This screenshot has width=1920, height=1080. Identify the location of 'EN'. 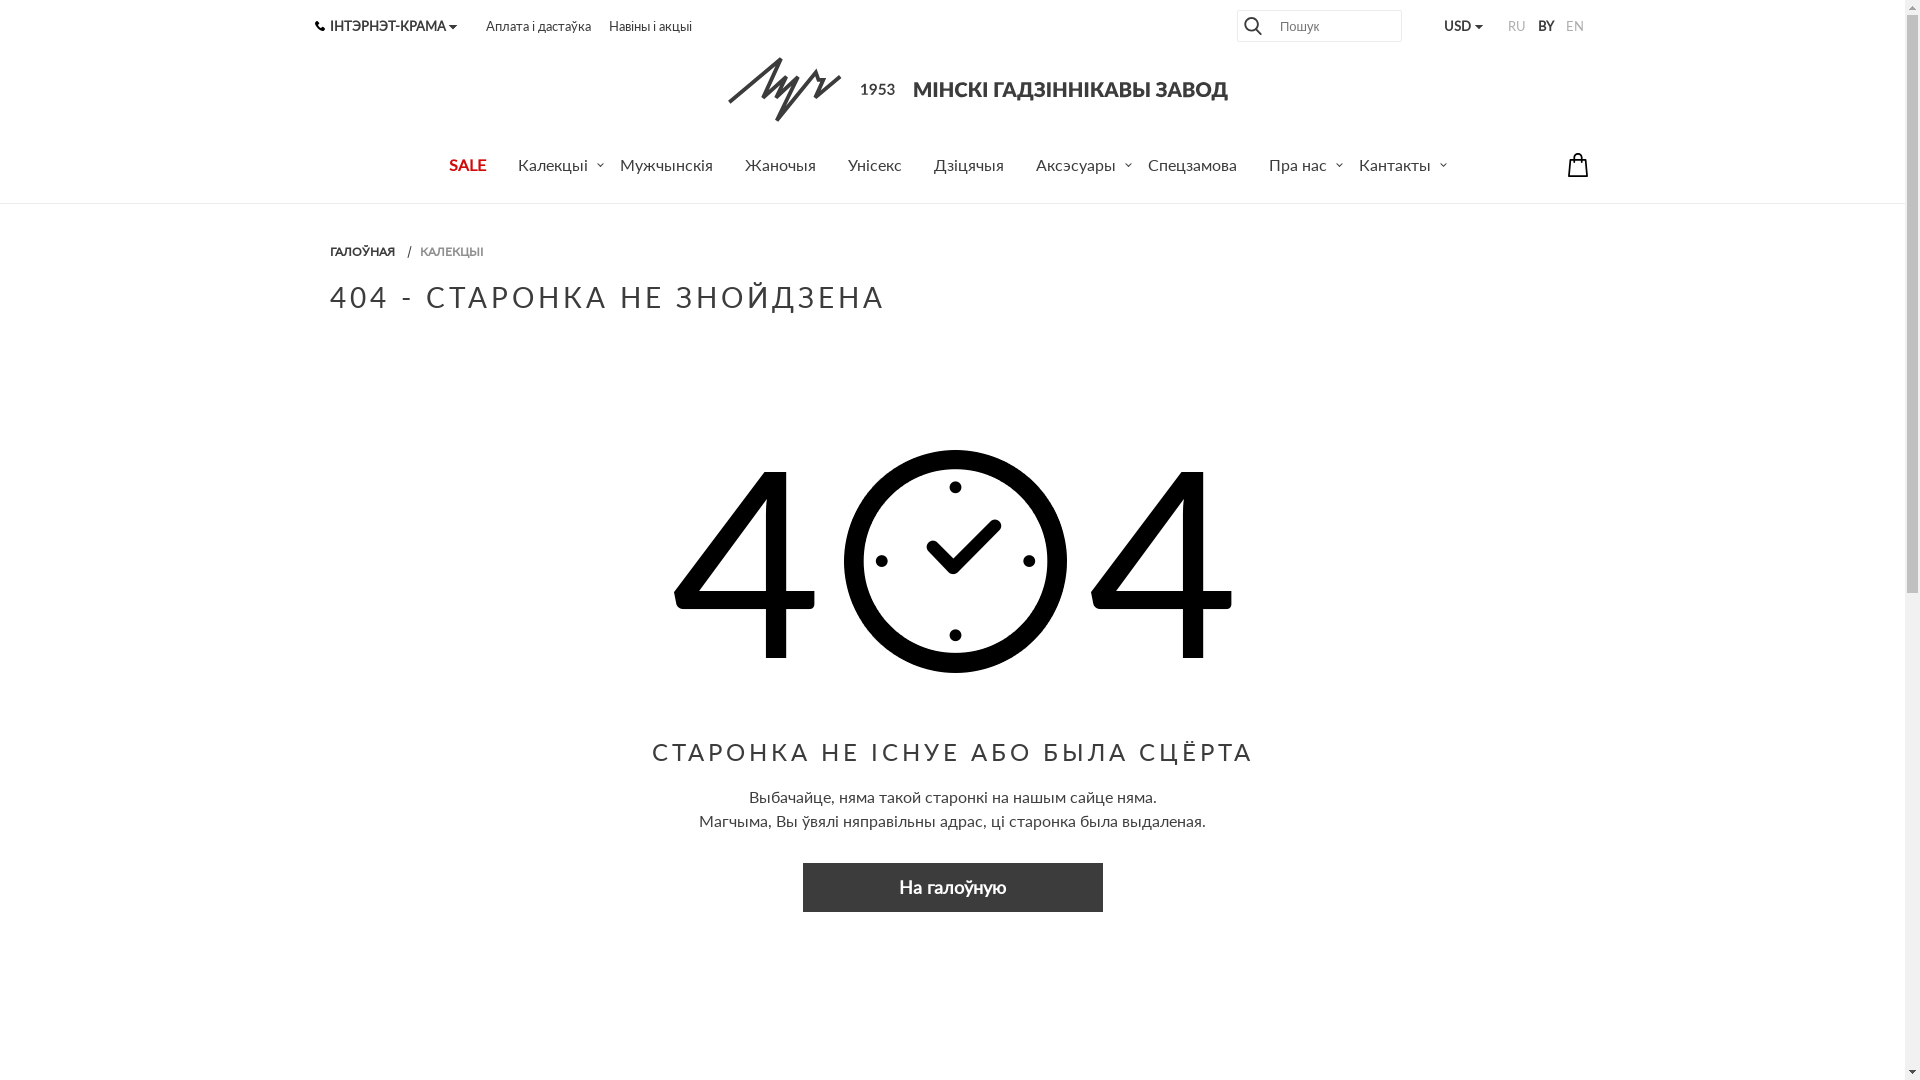
(1573, 26).